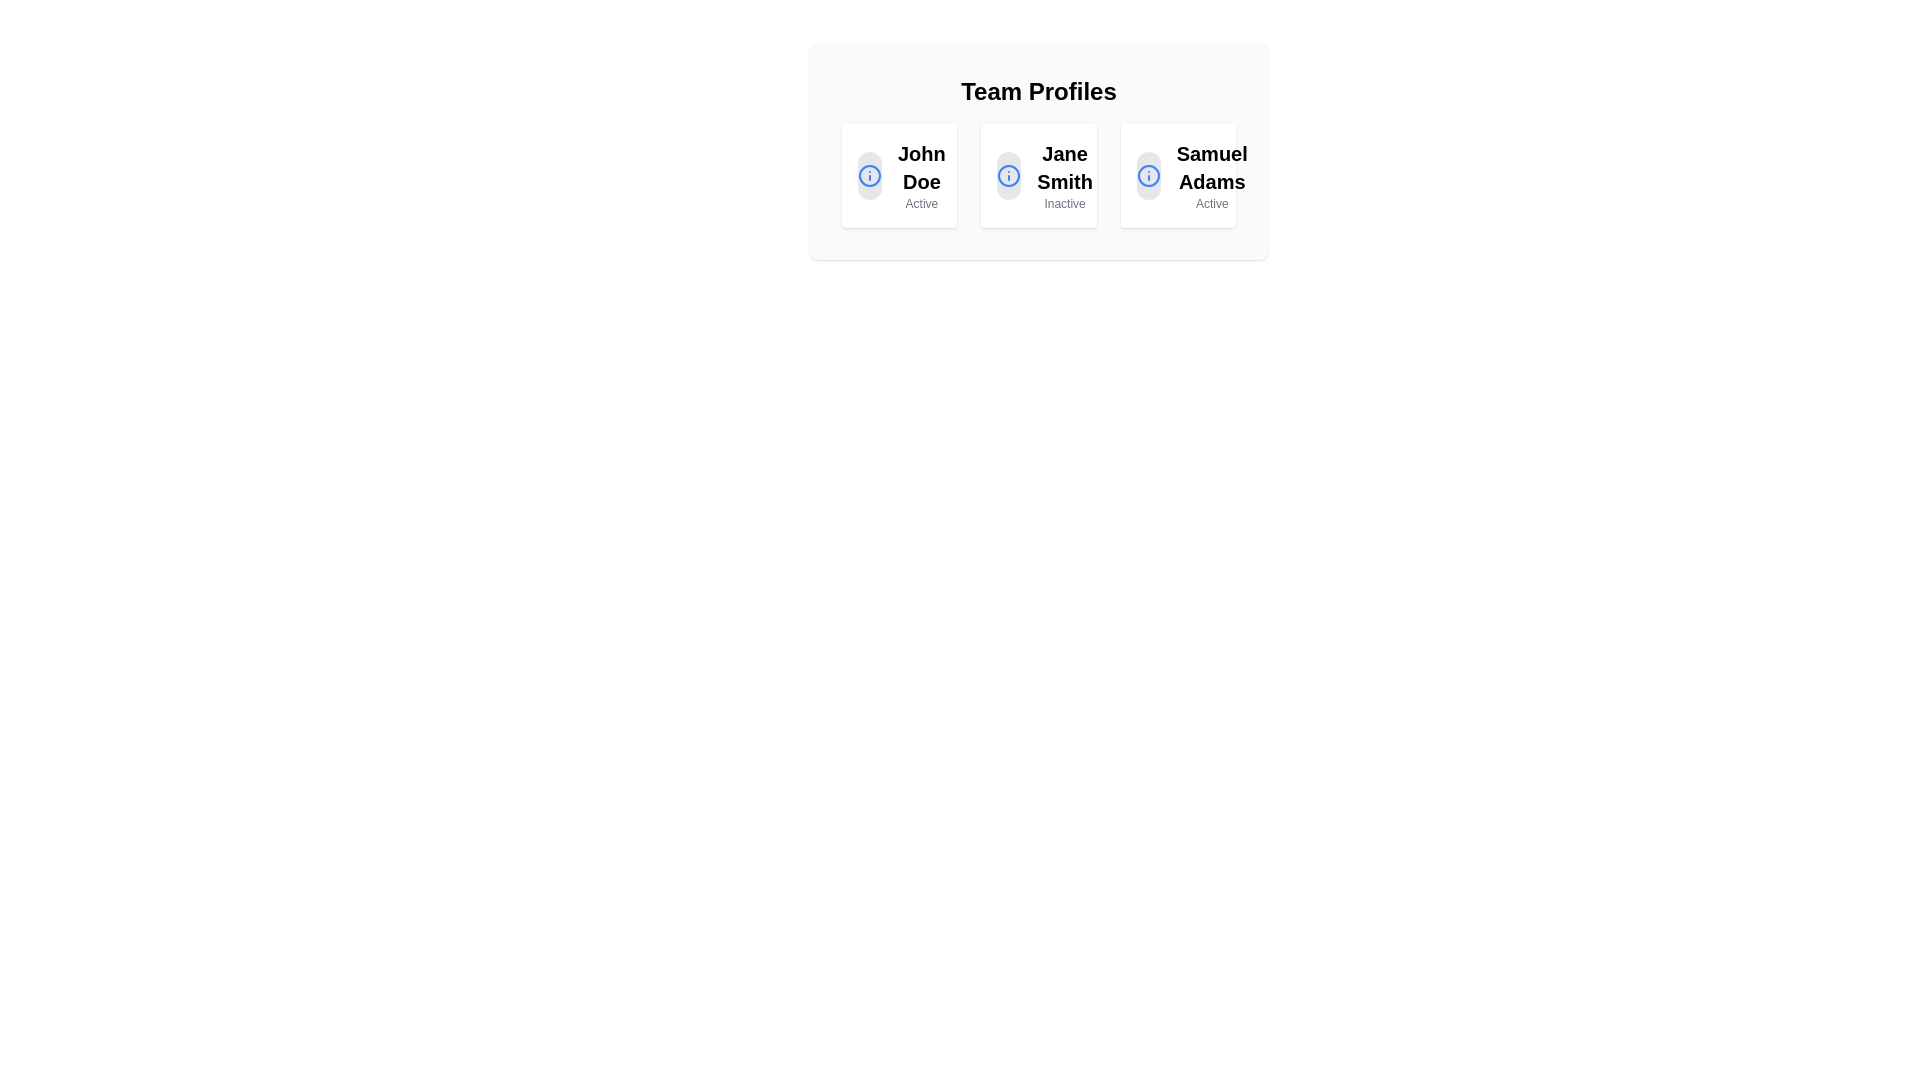  I want to click on the SVG-based icon located at the top of the profile card for 'Jane Smith', which is the second card in a row of three profile cards under 'Team Profiles', so click(1009, 175).